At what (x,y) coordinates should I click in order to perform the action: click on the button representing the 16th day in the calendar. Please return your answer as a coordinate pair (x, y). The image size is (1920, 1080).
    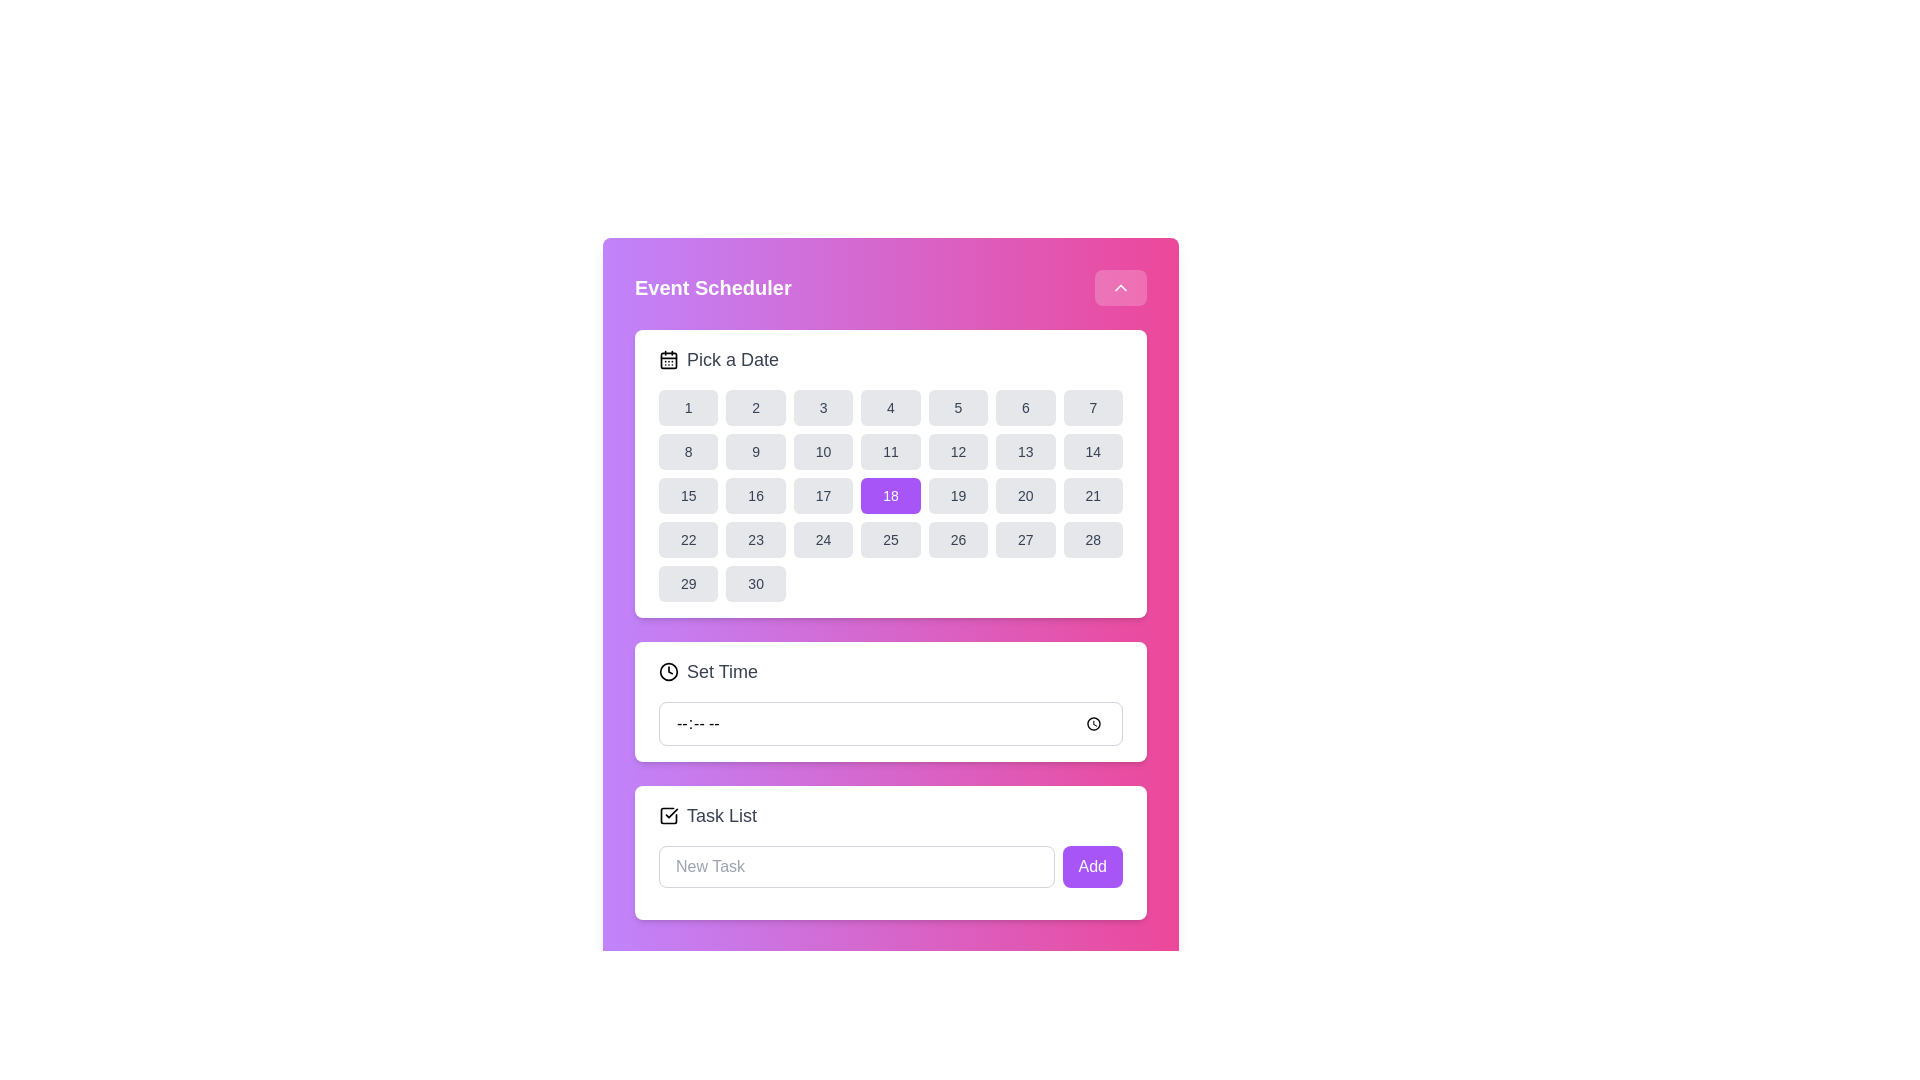
    Looking at the image, I should click on (754, 495).